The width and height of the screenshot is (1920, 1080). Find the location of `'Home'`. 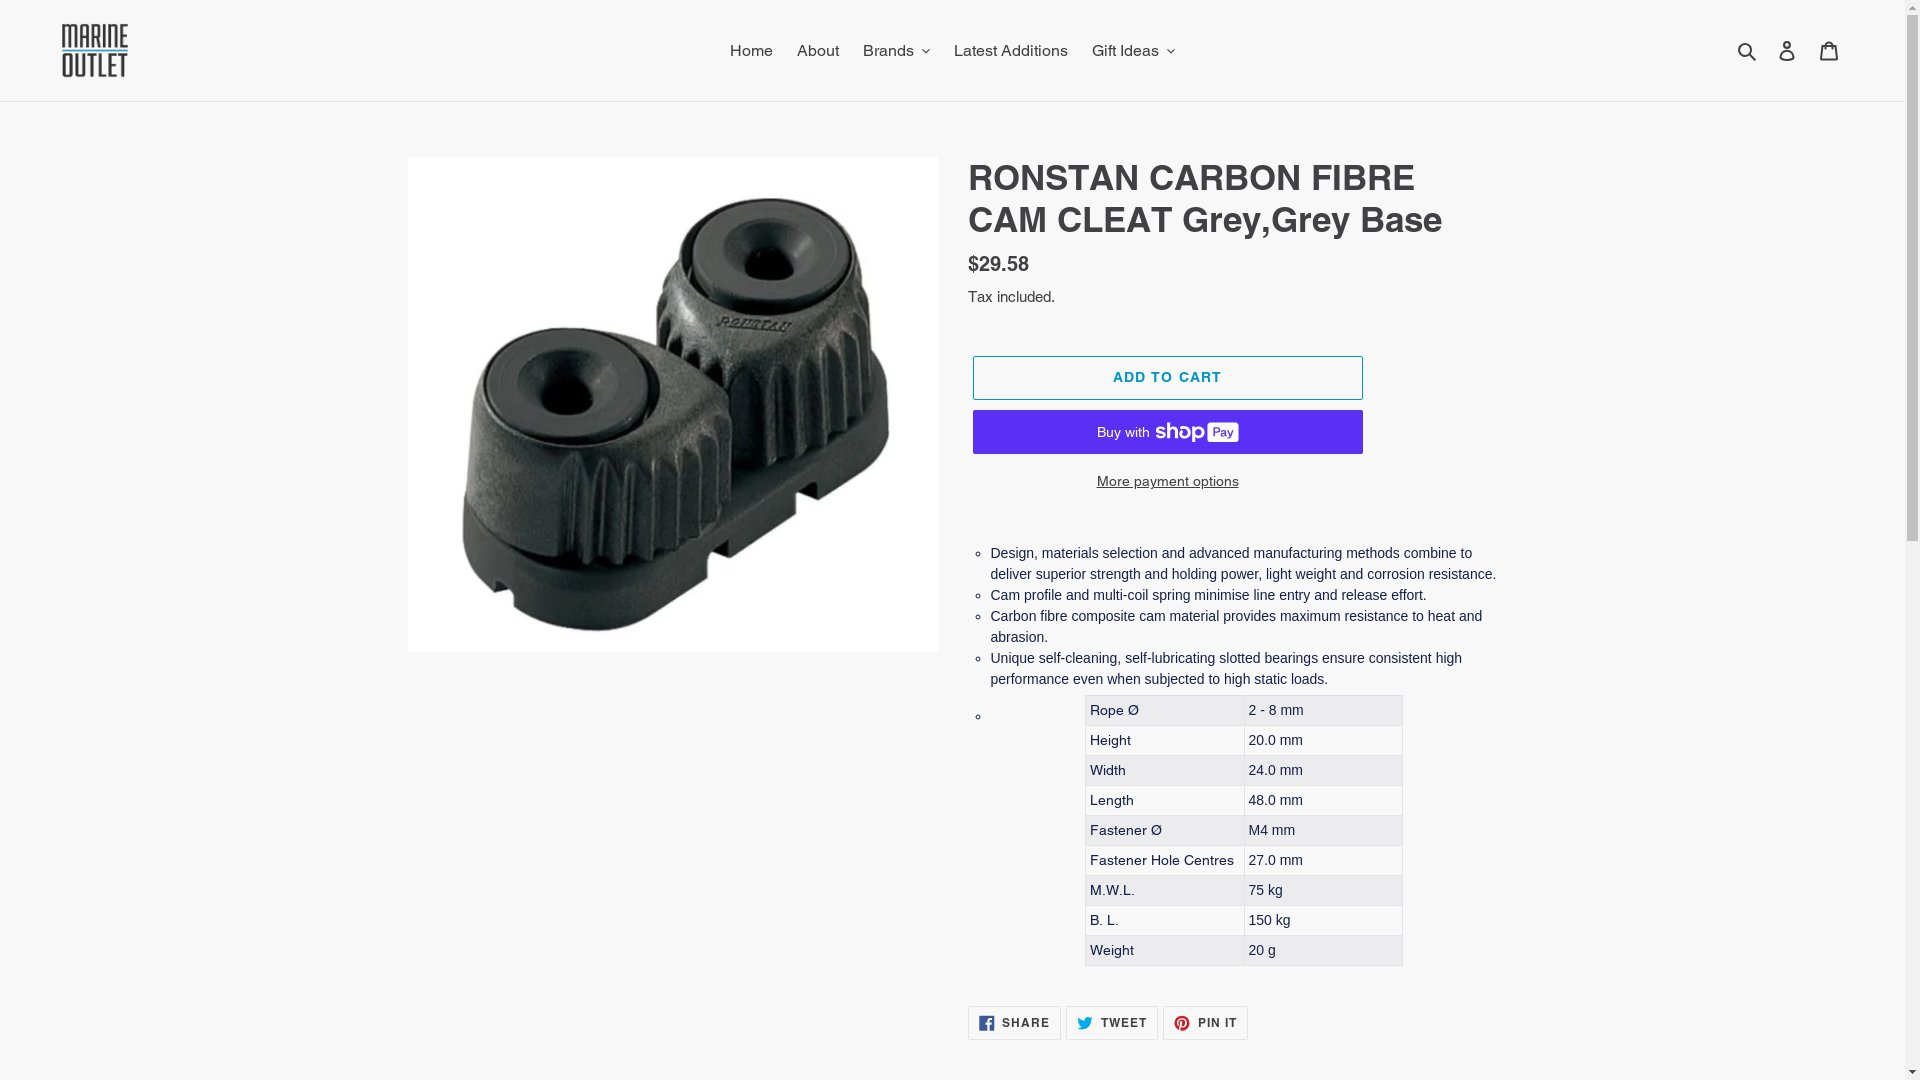

'Home' is located at coordinates (750, 49).